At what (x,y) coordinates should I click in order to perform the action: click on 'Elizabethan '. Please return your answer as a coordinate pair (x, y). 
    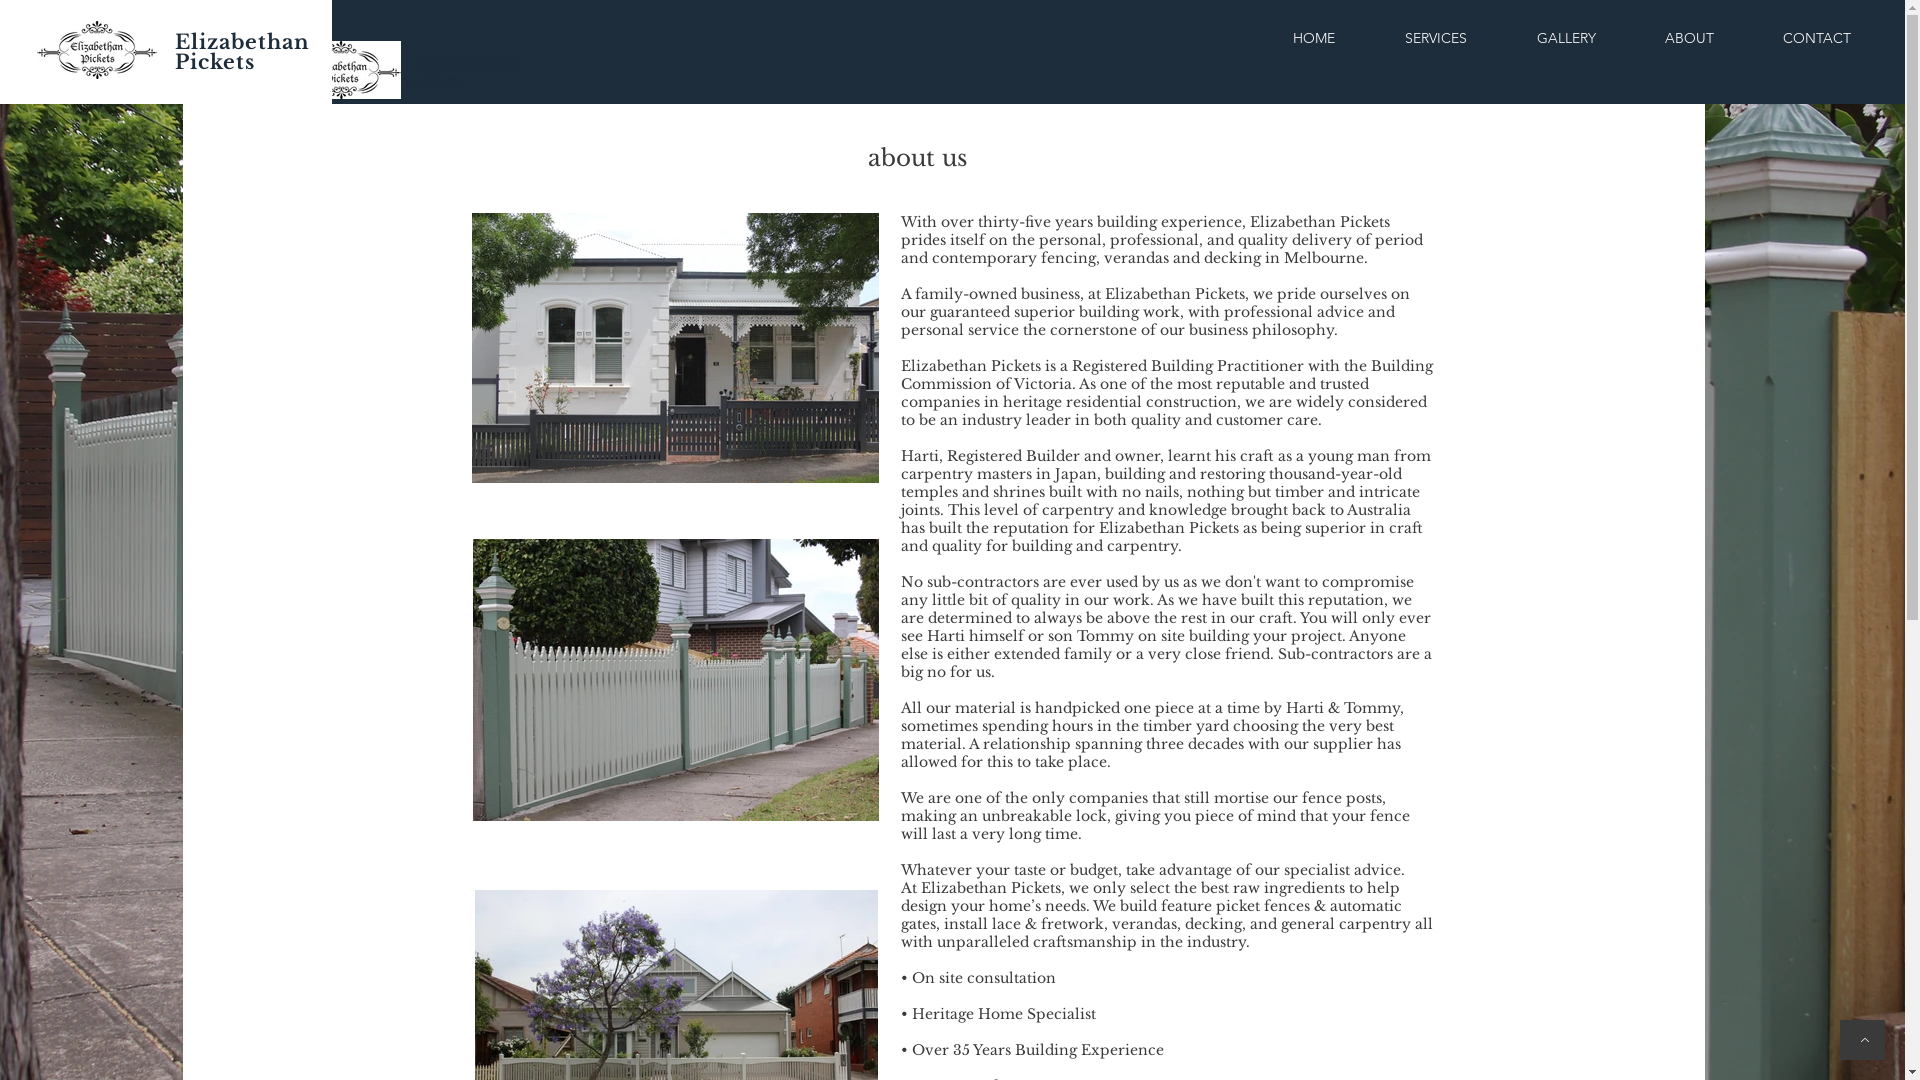
    Looking at the image, I should click on (244, 42).